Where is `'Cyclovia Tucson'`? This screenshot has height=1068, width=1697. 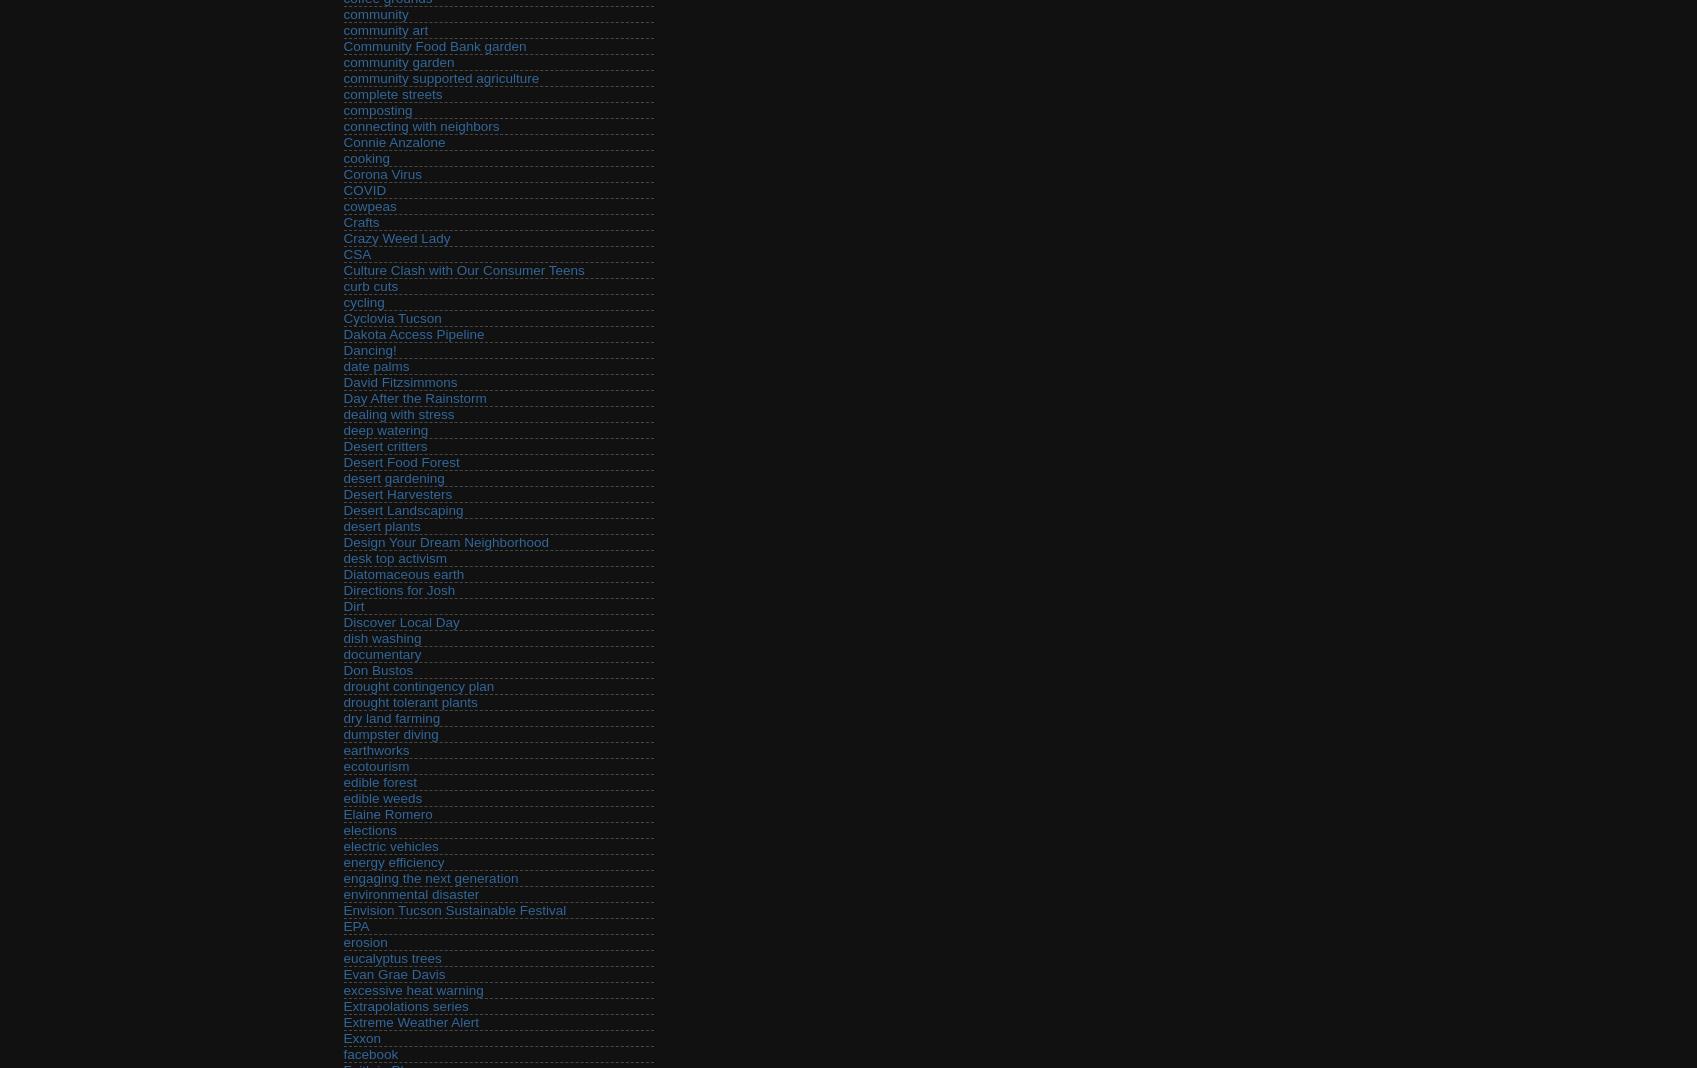 'Cyclovia Tucson' is located at coordinates (391, 317).